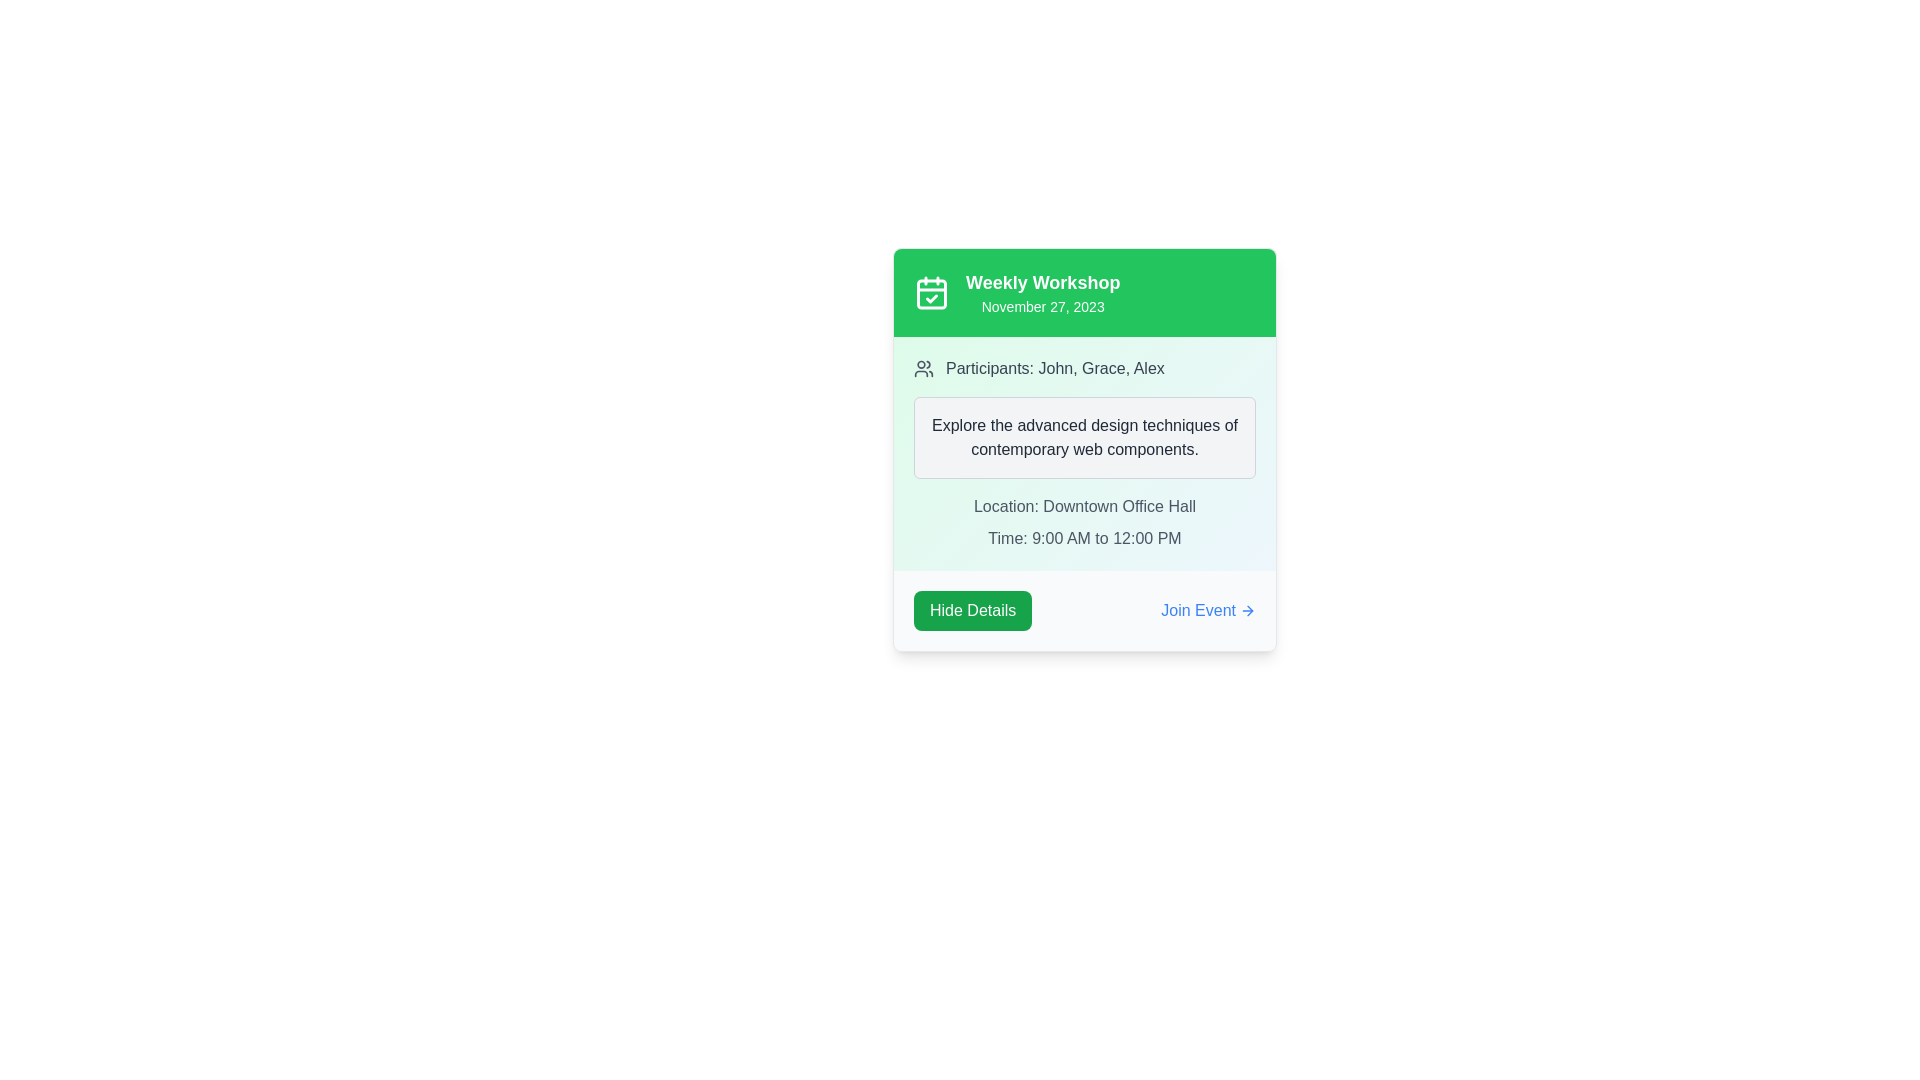 This screenshot has height=1080, width=1920. What do you see at coordinates (1207, 609) in the screenshot?
I see `the event join button located at the bottom right corner of the interface, adjacent to the green 'Hide Details' button` at bounding box center [1207, 609].